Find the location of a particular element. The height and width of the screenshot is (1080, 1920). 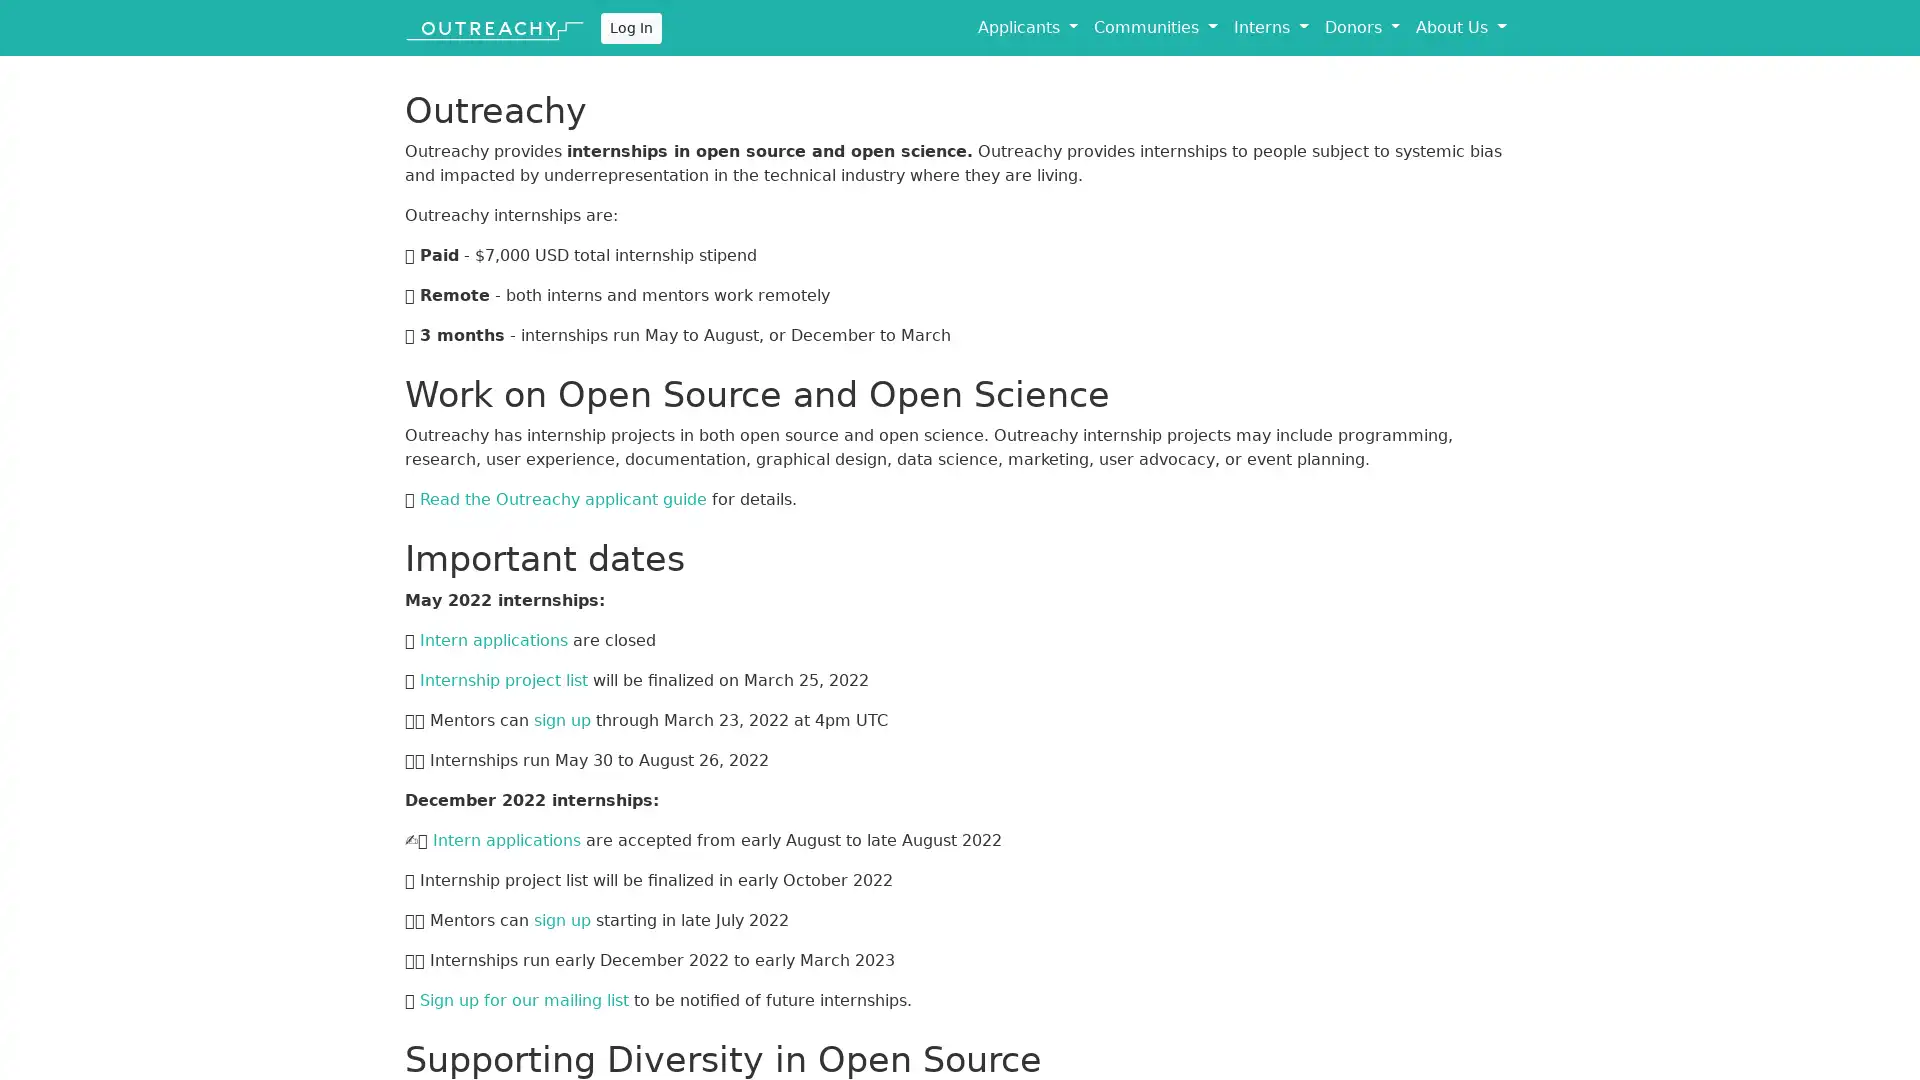

Log In is located at coordinates (630, 27).